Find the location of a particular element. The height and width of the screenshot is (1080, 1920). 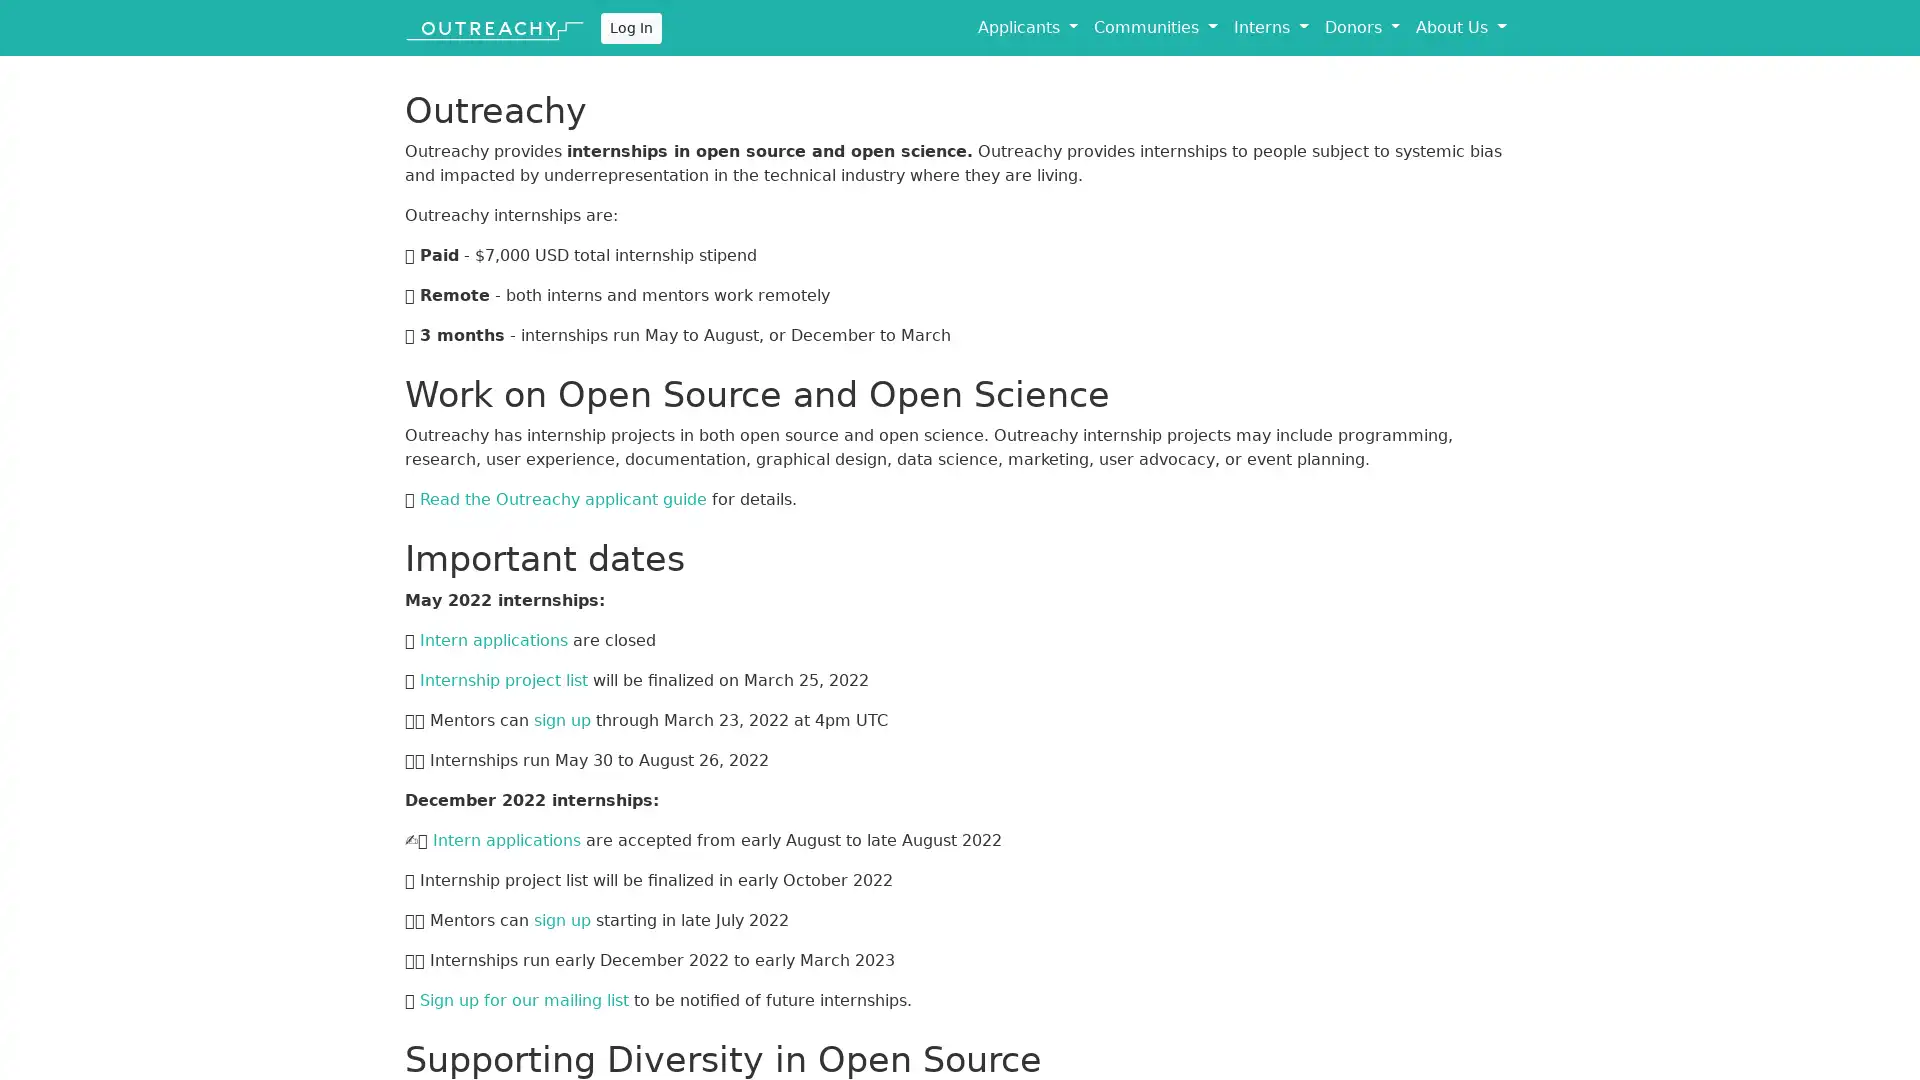

Log In is located at coordinates (630, 27).